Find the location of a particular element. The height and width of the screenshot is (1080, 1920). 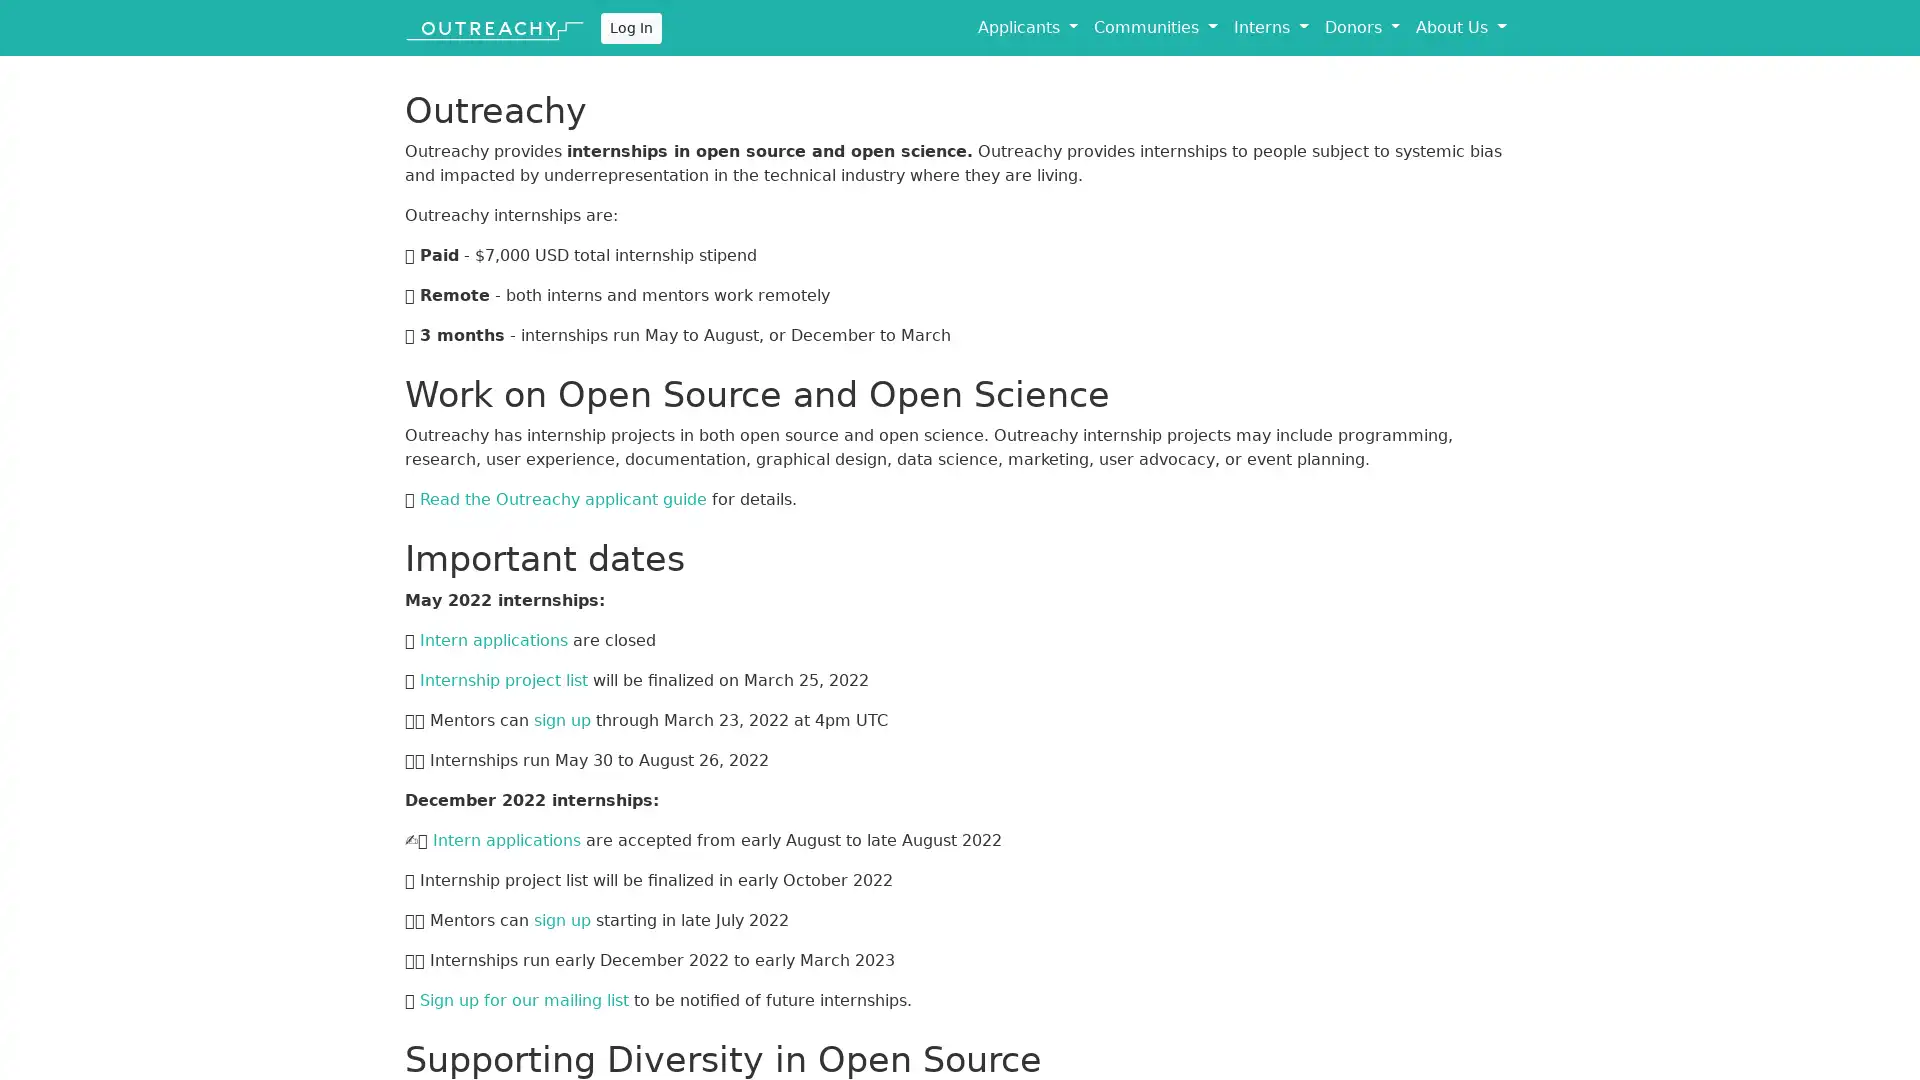

Log In is located at coordinates (630, 27).